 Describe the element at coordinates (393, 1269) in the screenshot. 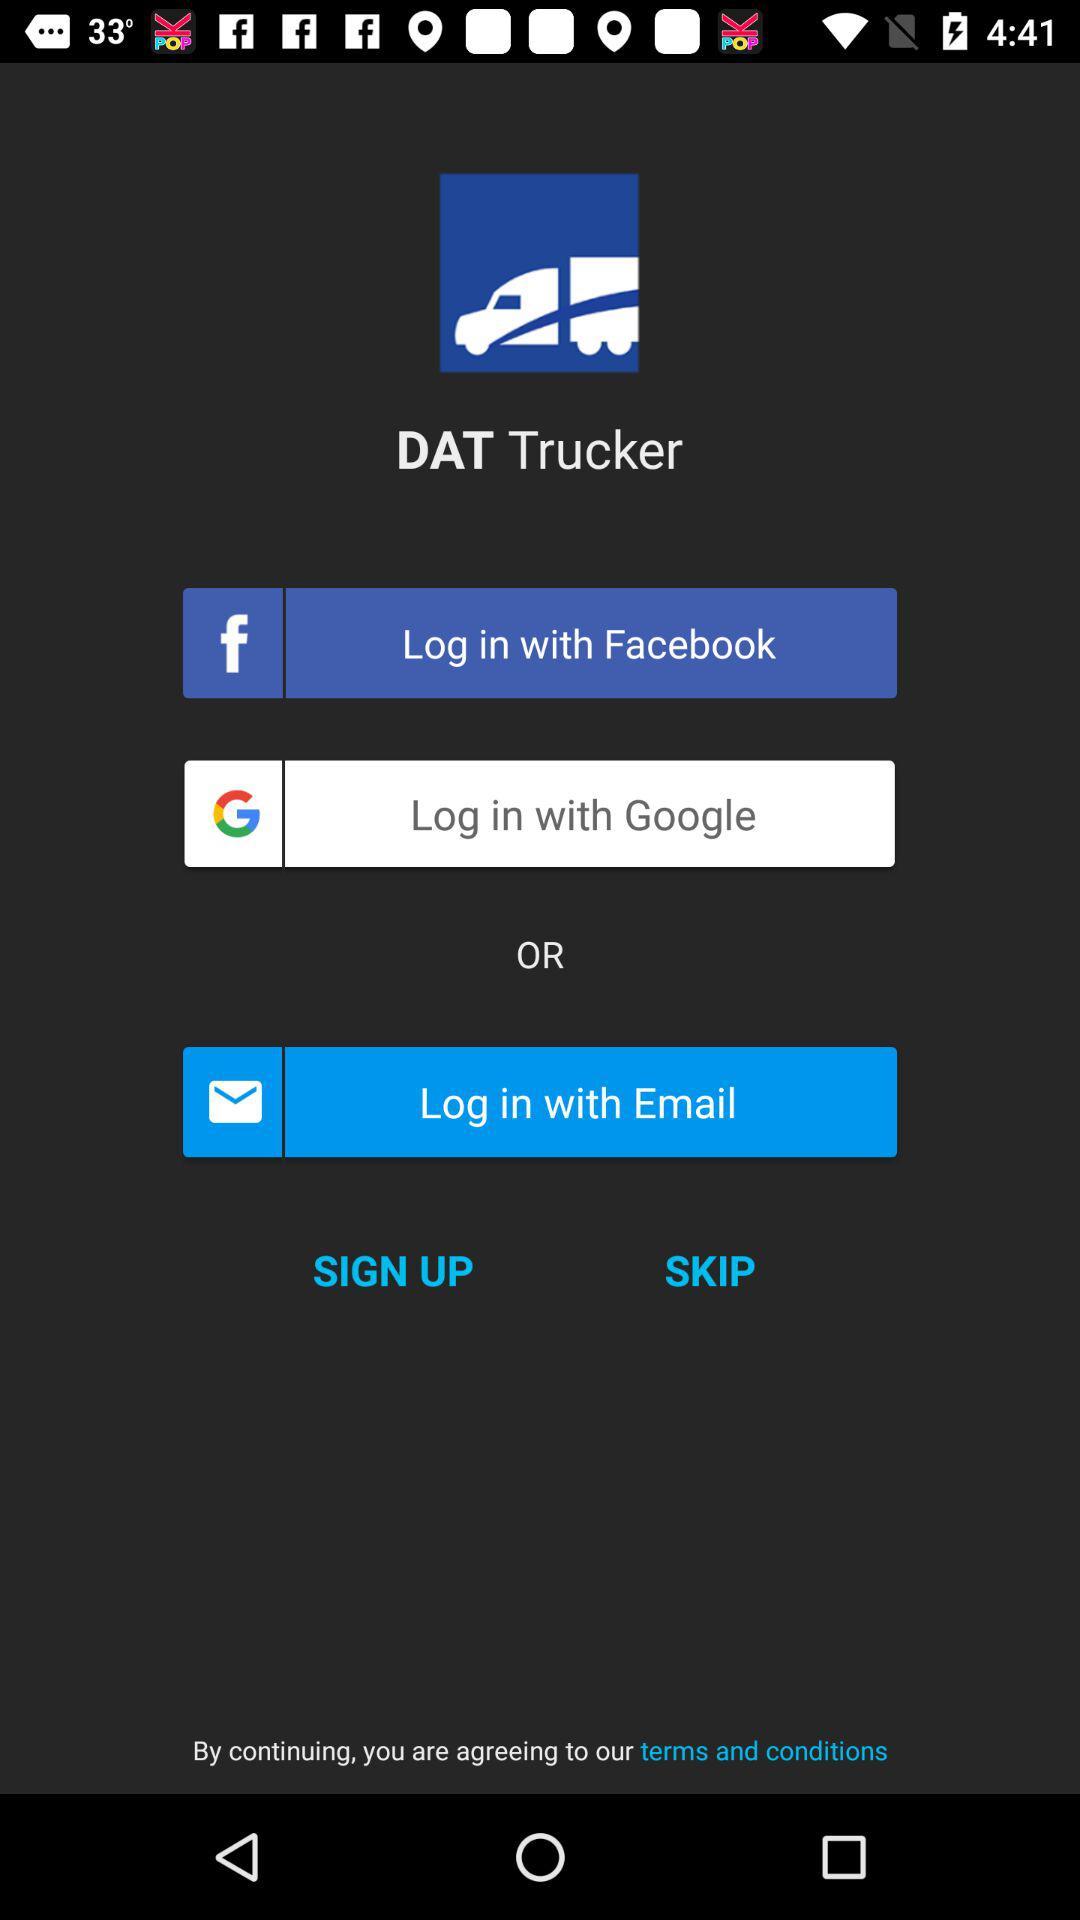

I see `the item to the left of the skip icon` at that location.